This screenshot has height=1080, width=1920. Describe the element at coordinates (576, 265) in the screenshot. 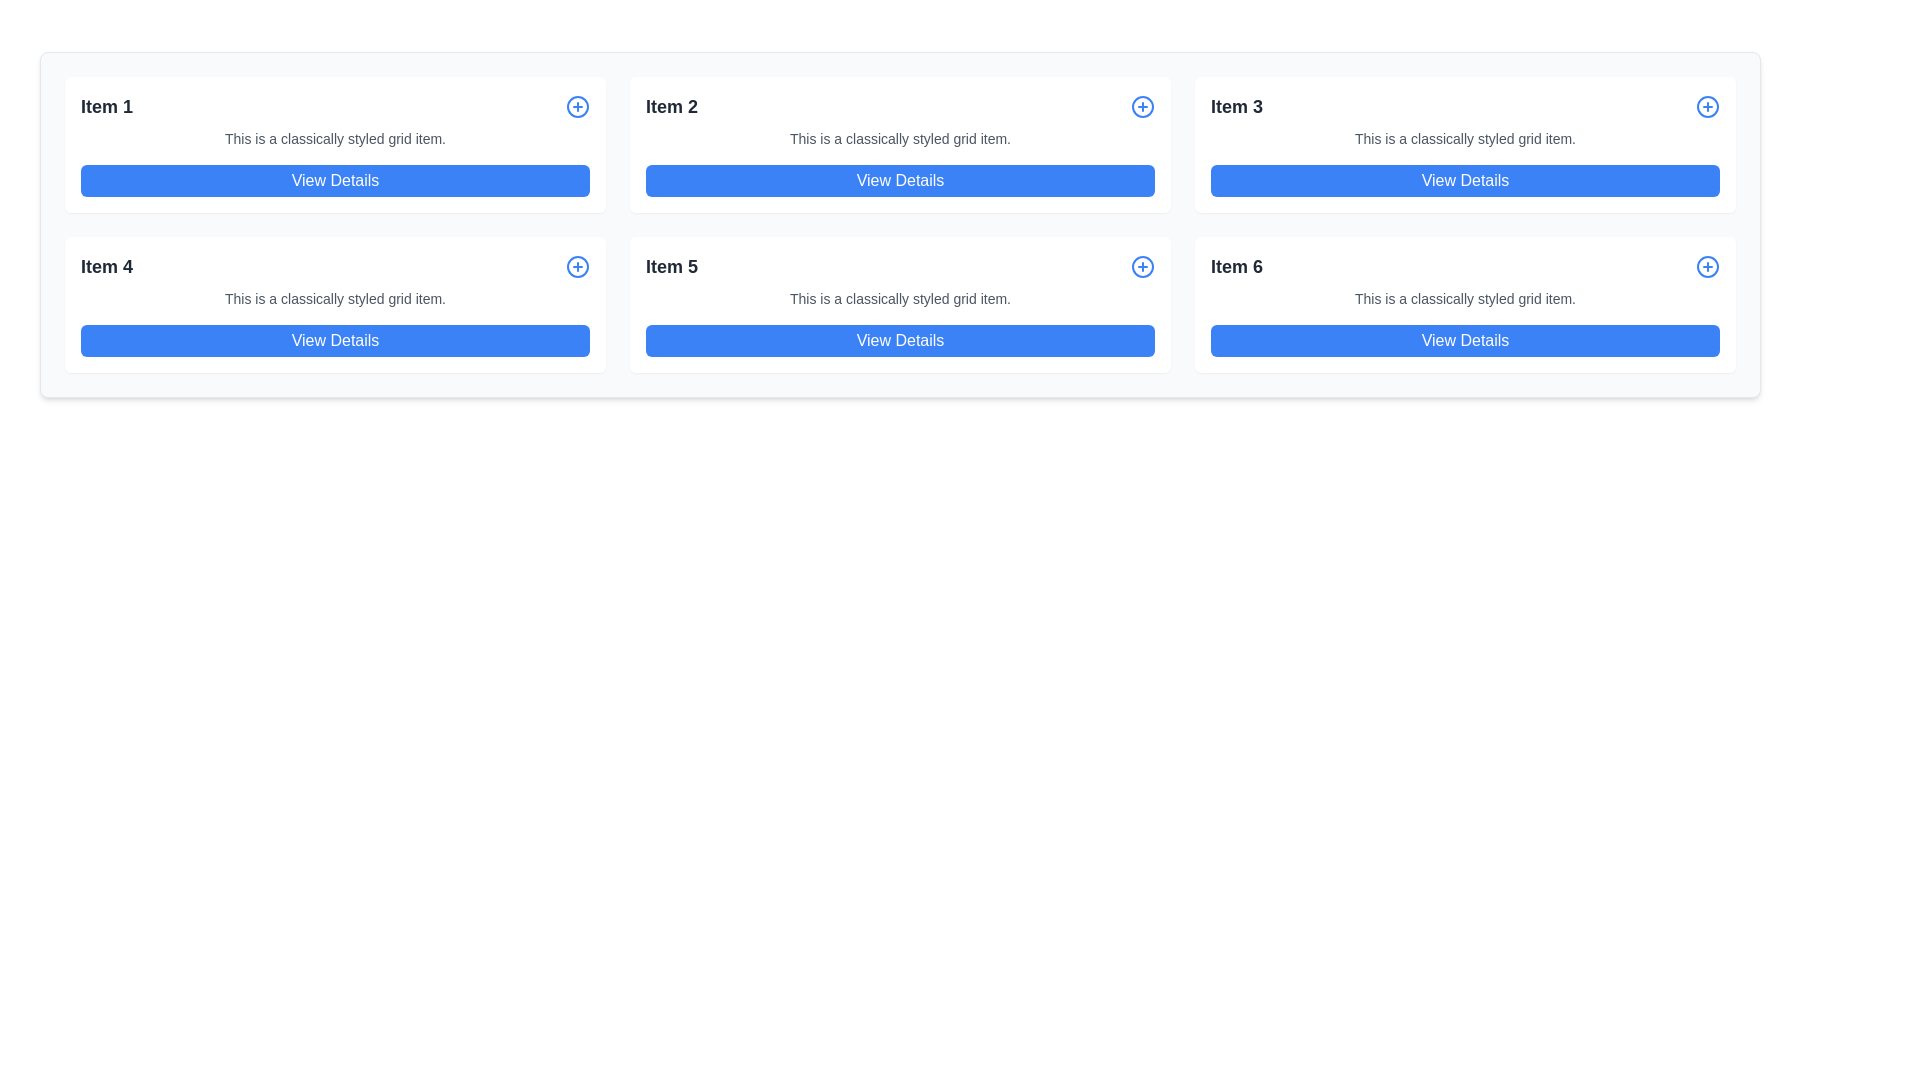

I see `the circular outline of the icon associated with 'Item 4', located at the top-right of the 'Item 4' card` at that location.